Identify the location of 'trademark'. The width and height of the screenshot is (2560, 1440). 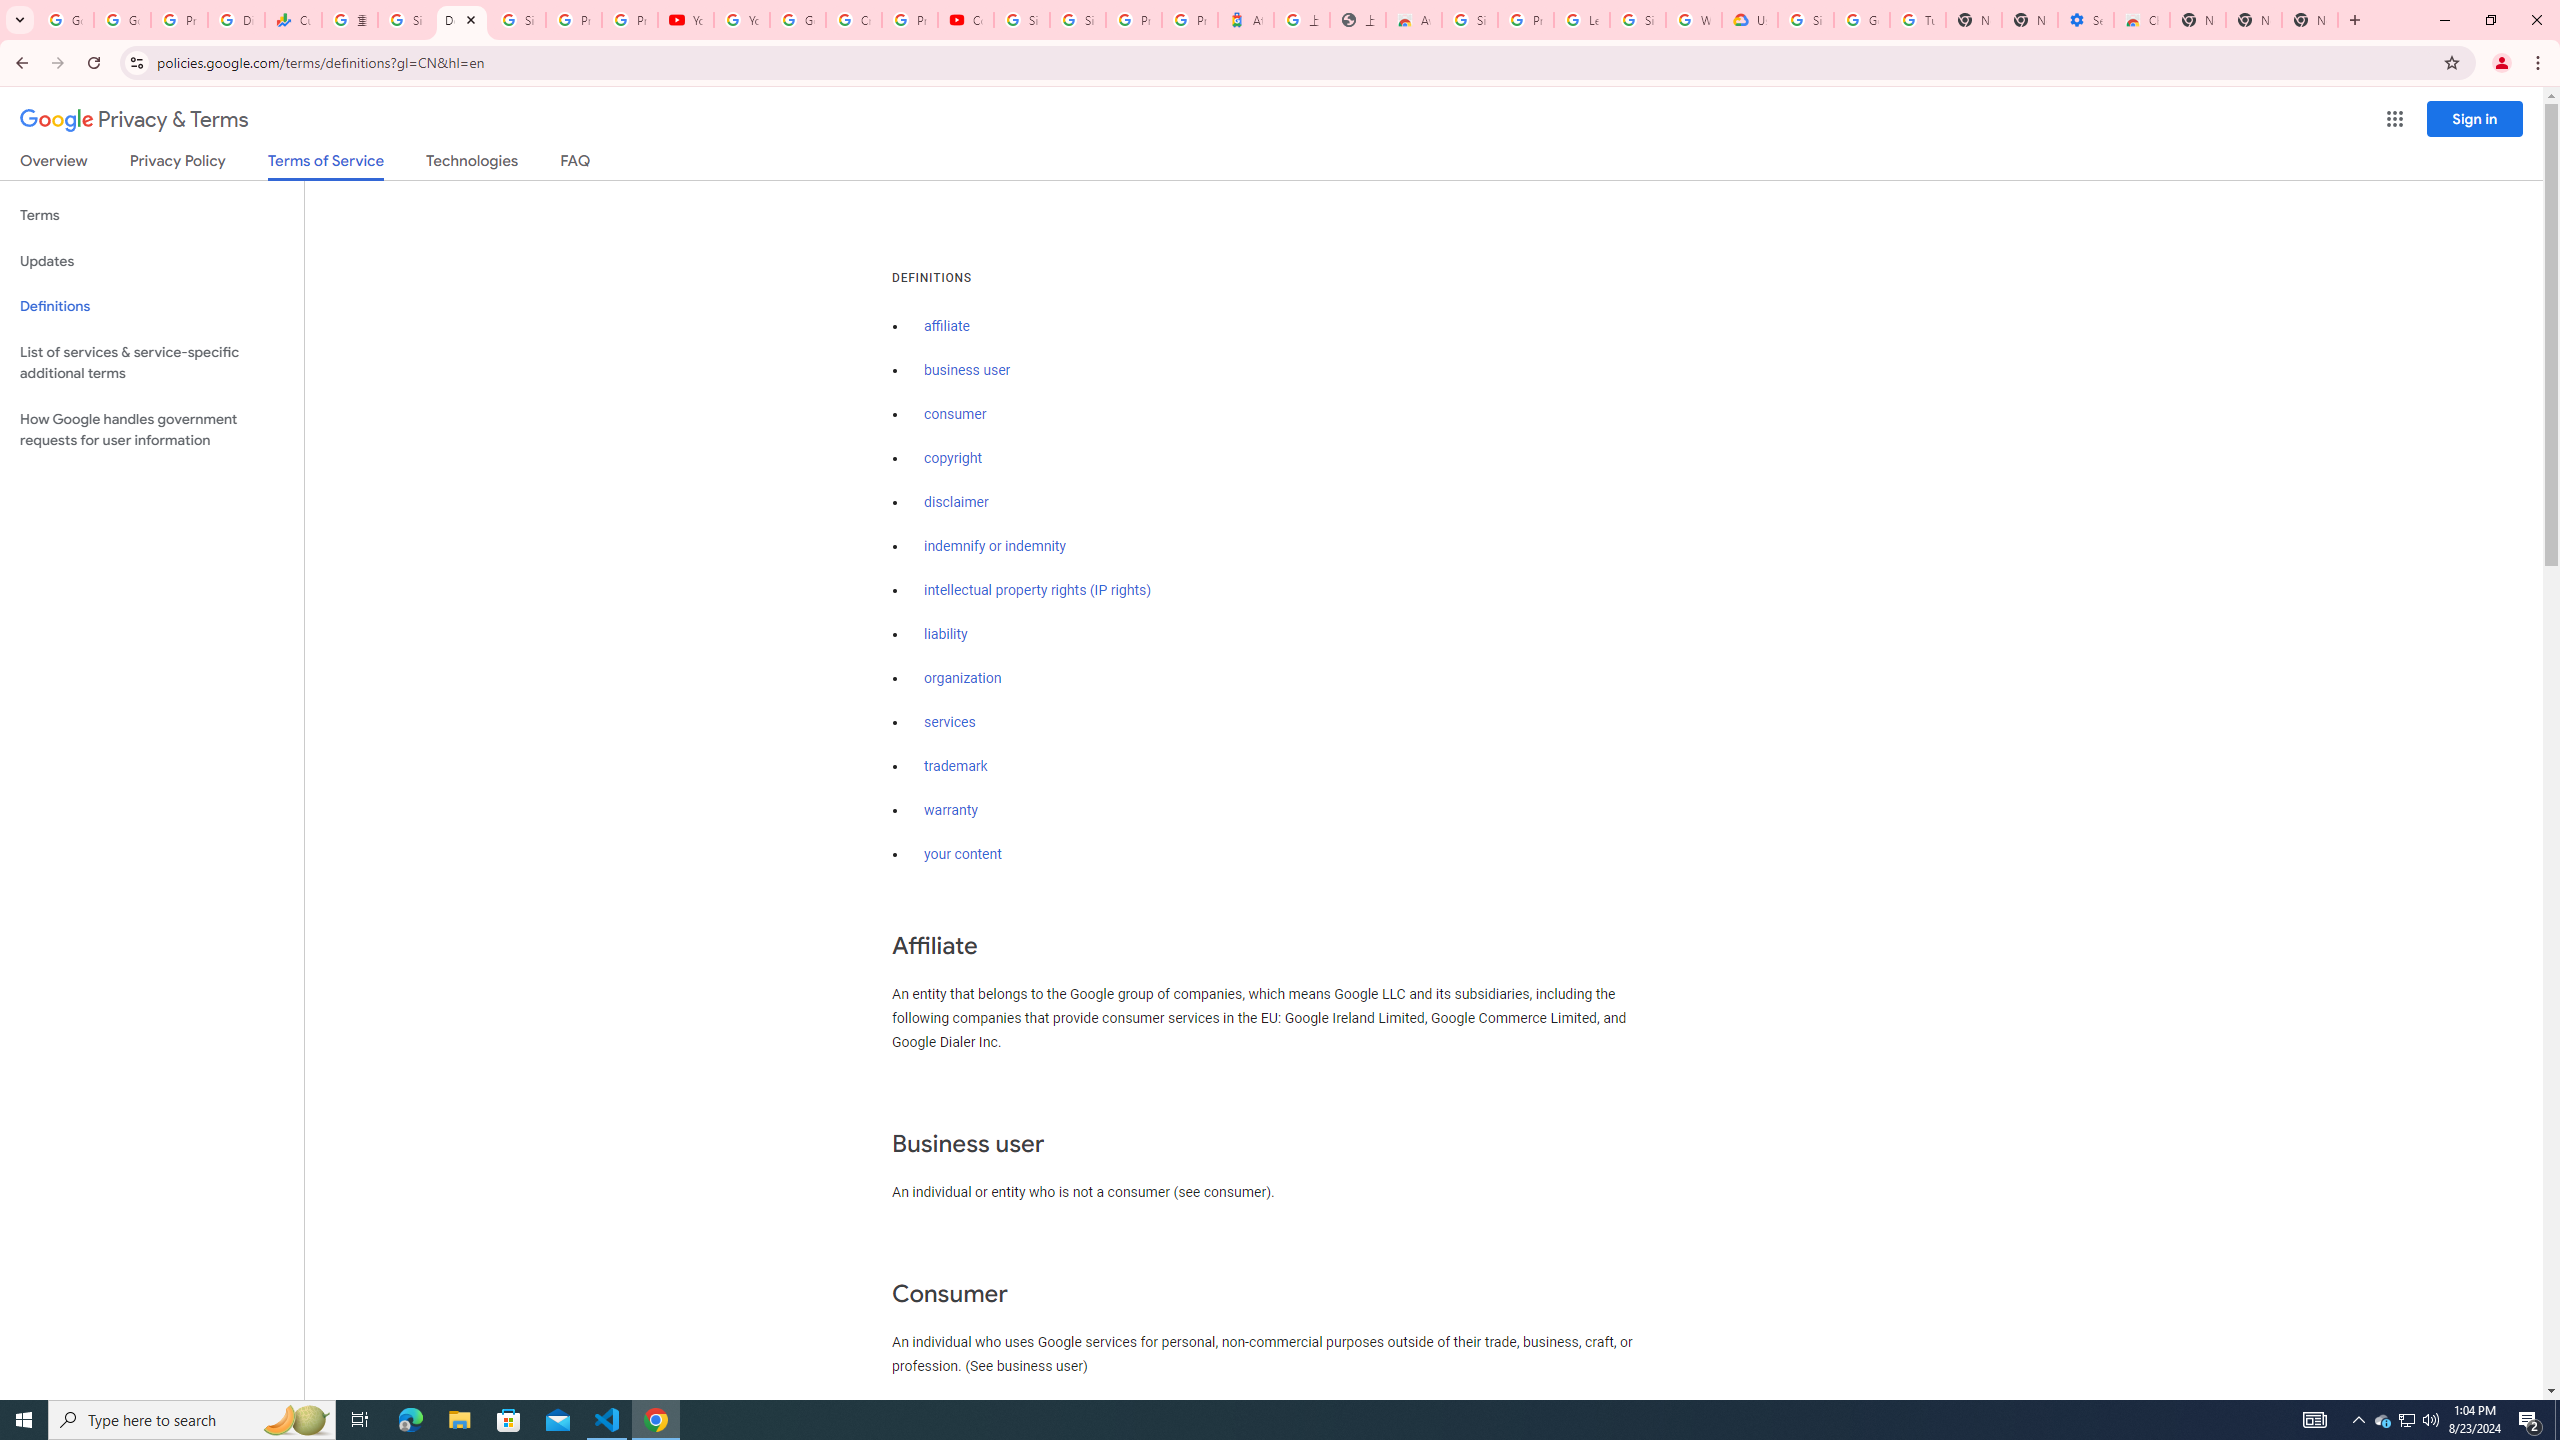
(955, 765).